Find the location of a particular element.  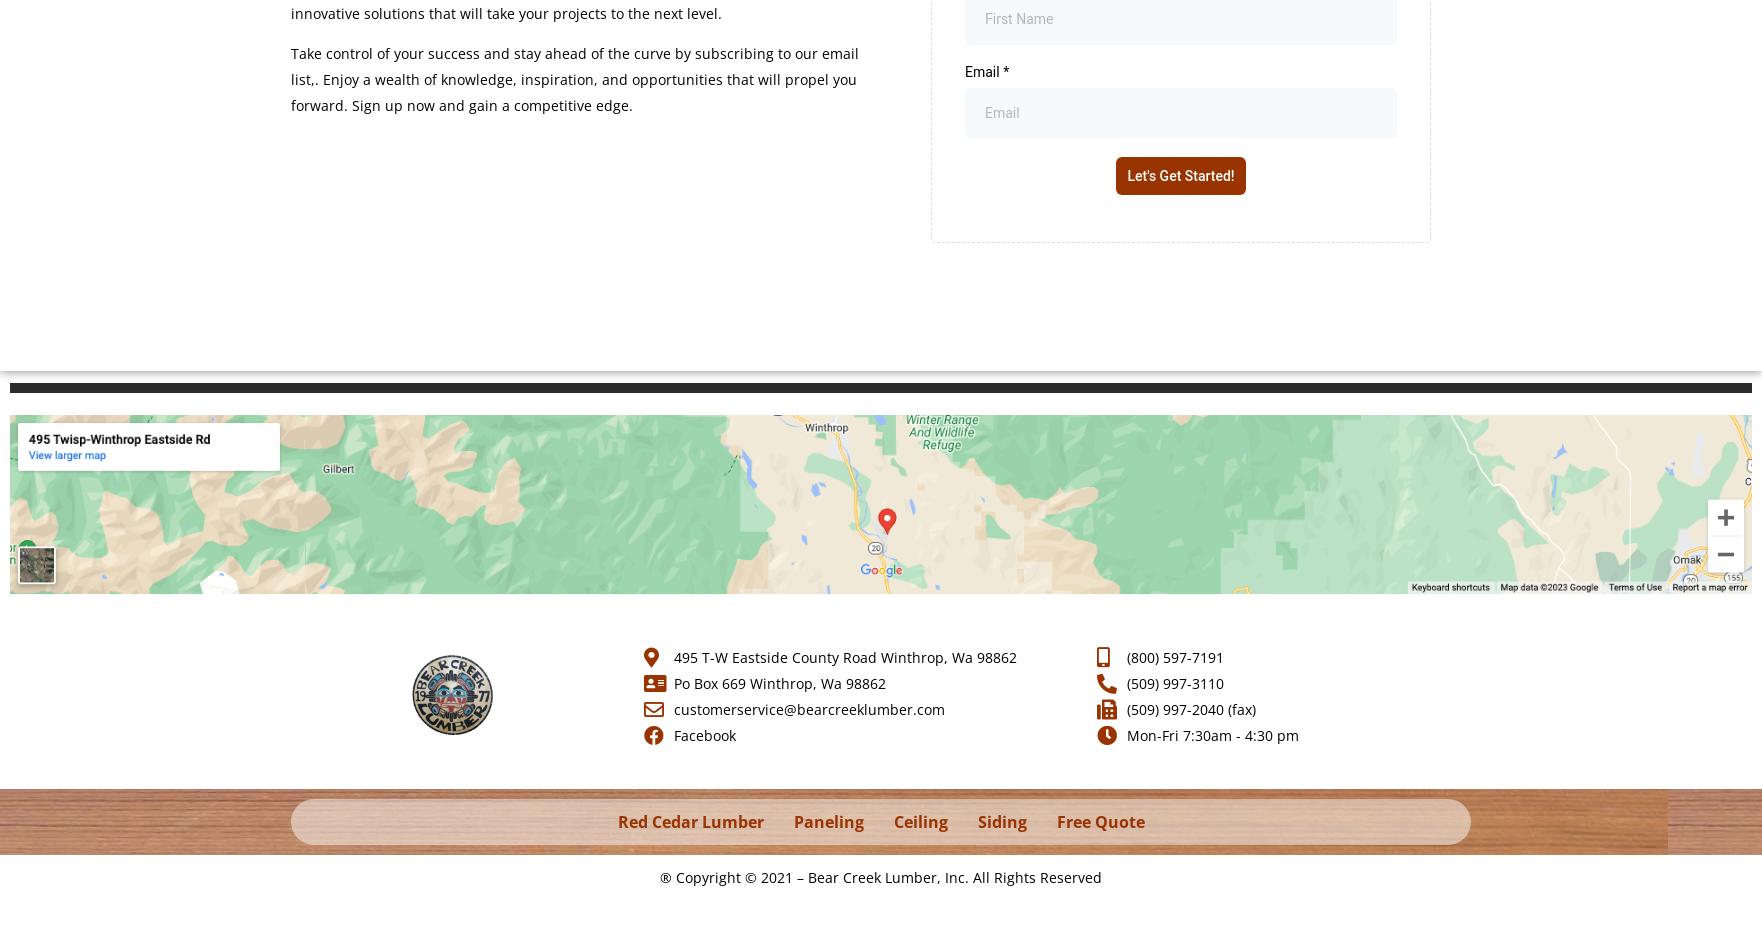

'(800) 597-7191' is located at coordinates (1174, 655).